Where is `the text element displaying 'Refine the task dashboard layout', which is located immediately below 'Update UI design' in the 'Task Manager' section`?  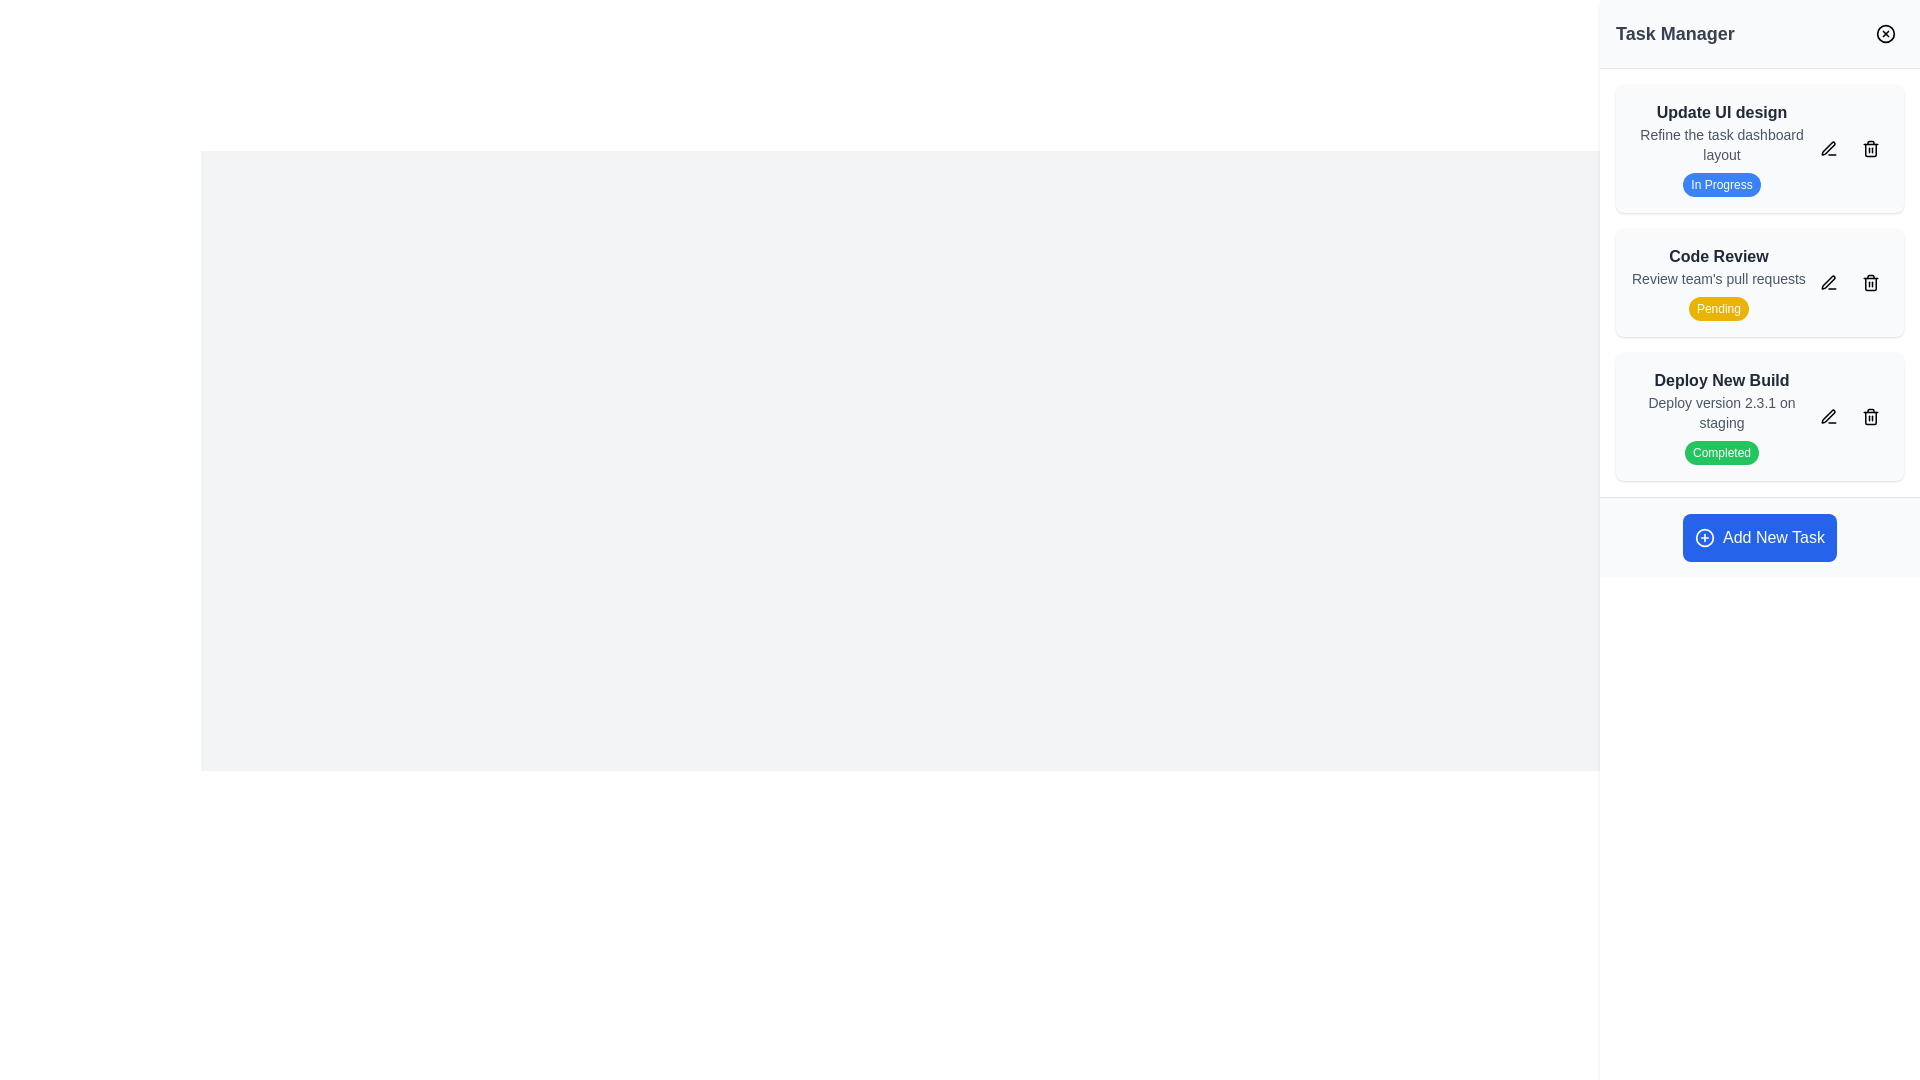
the text element displaying 'Refine the task dashboard layout', which is located immediately below 'Update UI design' in the 'Task Manager' section is located at coordinates (1721, 144).